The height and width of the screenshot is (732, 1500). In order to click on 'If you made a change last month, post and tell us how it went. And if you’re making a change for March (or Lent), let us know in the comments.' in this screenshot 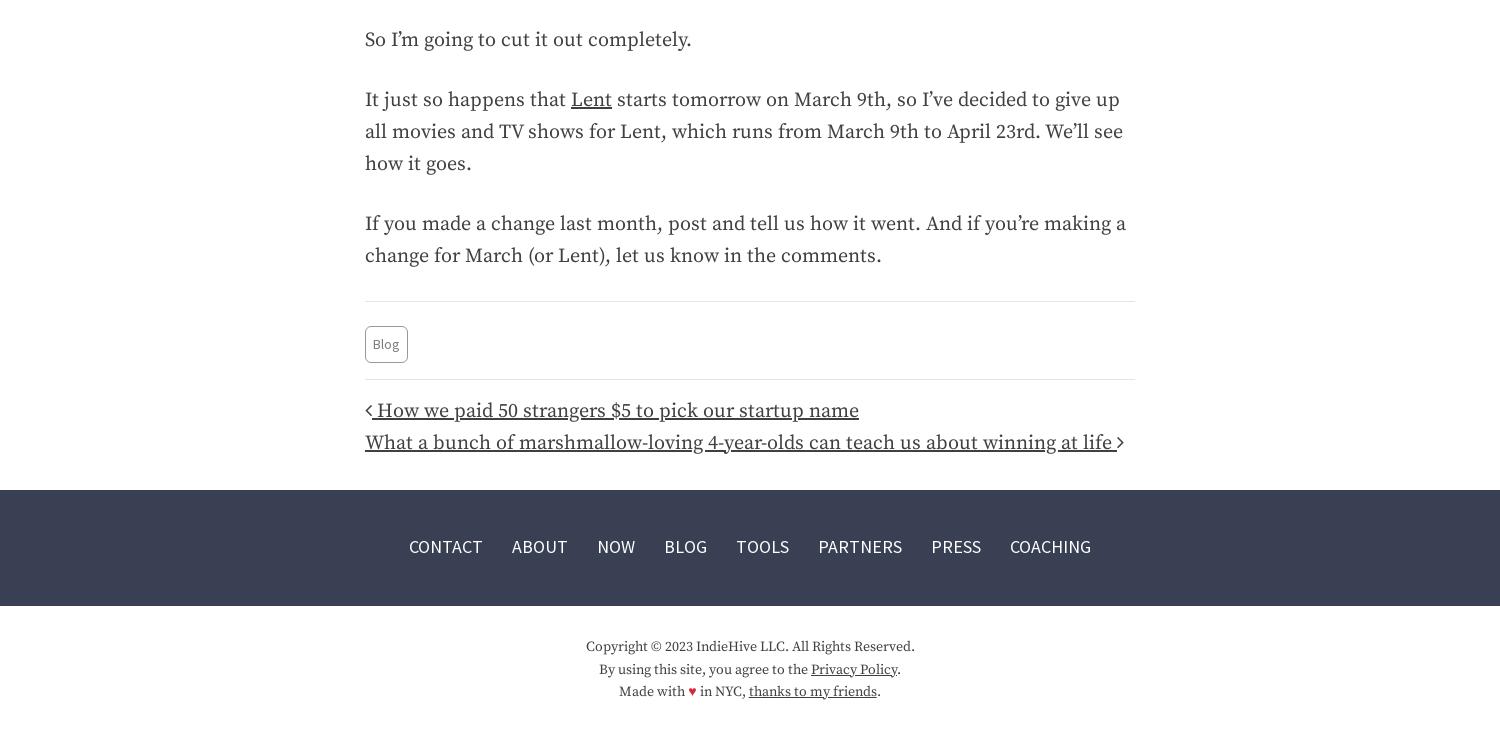, I will do `click(363, 238)`.